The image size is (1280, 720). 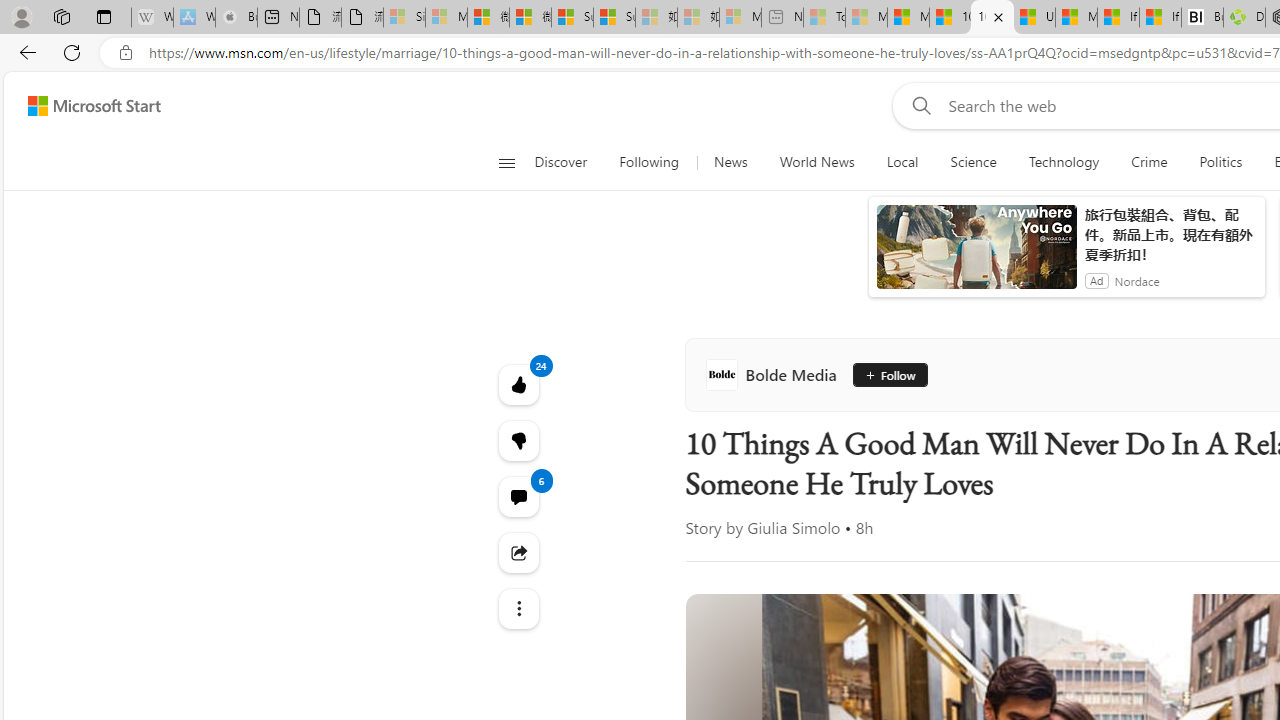 What do you see at coordinates (650, 162) in the screenshot?
I see `'Following'` at bounding box center [650, 162].